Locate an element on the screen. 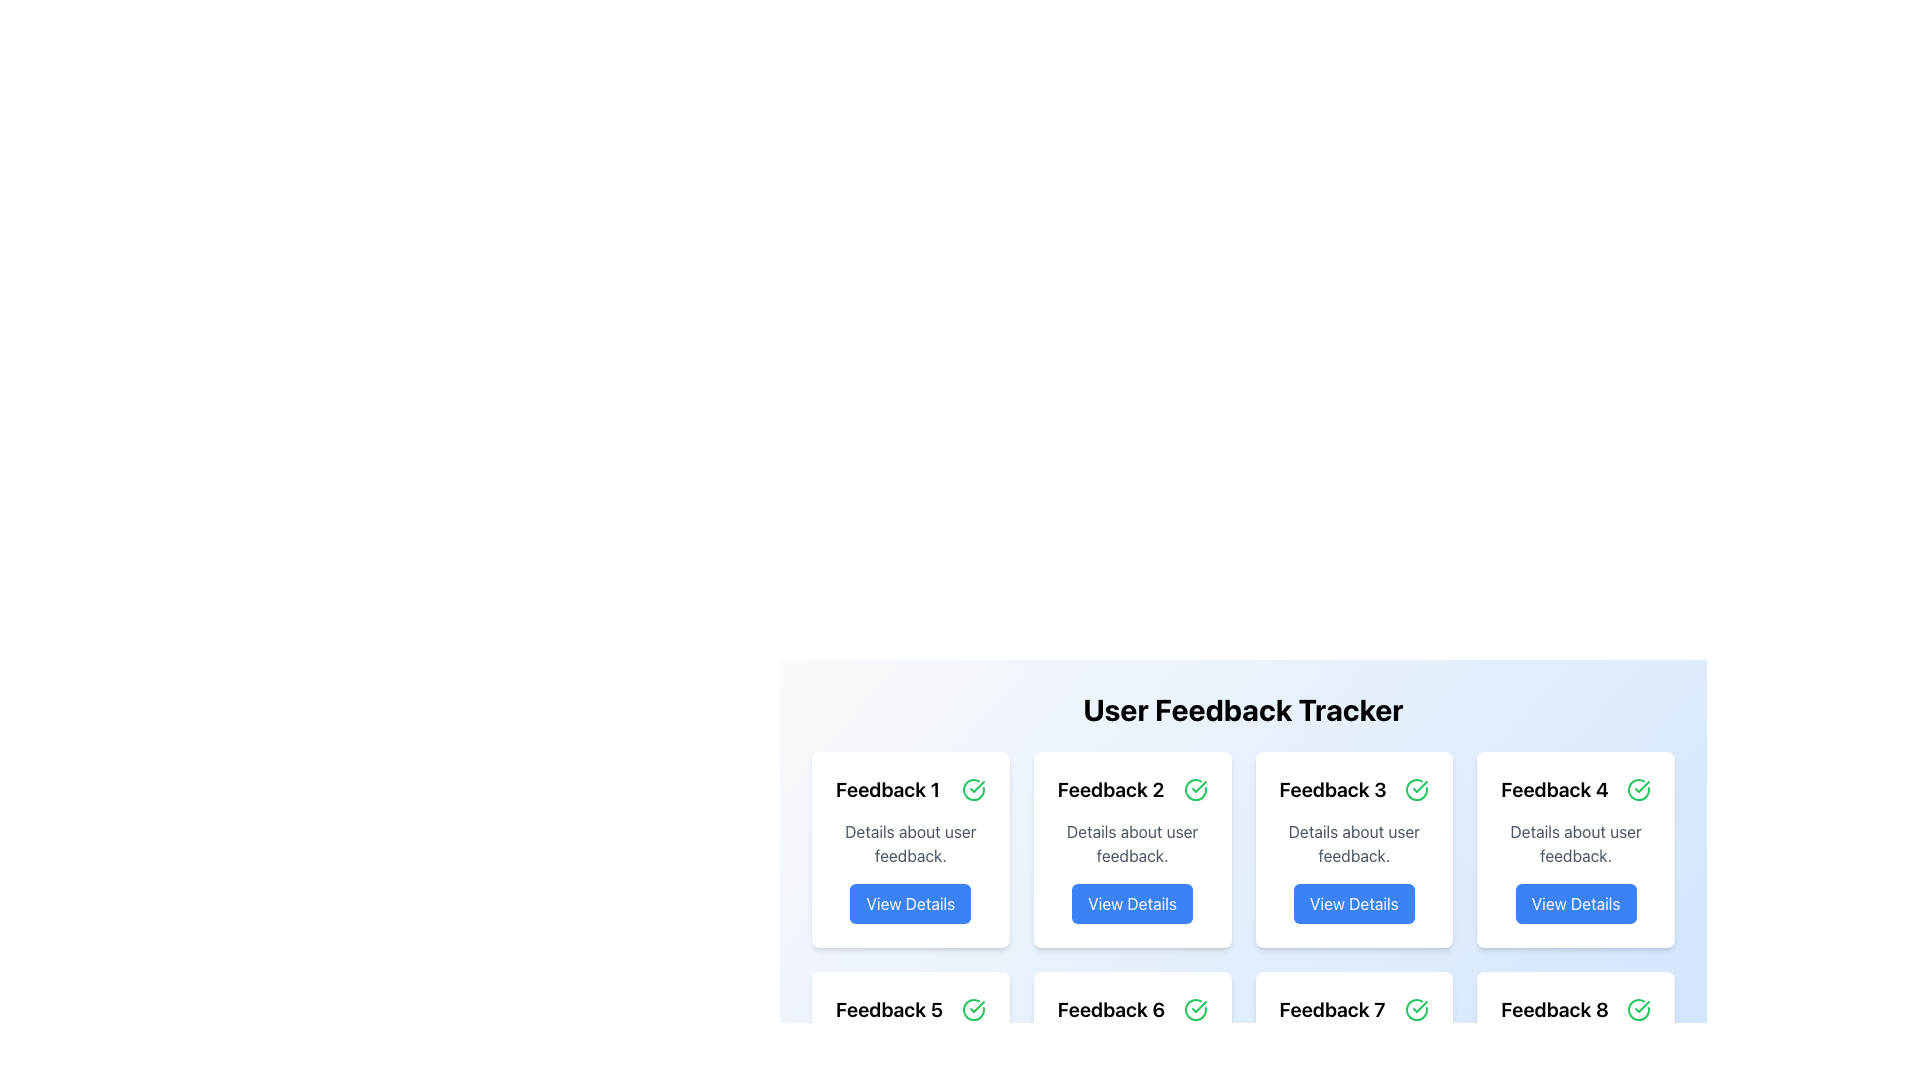 The image size is (1920, 1080). the card displaying feedback labeled as 'Feedback 4', which is the last card in the first row of a 4-column grid layout is located at coordinates (1575, 849).